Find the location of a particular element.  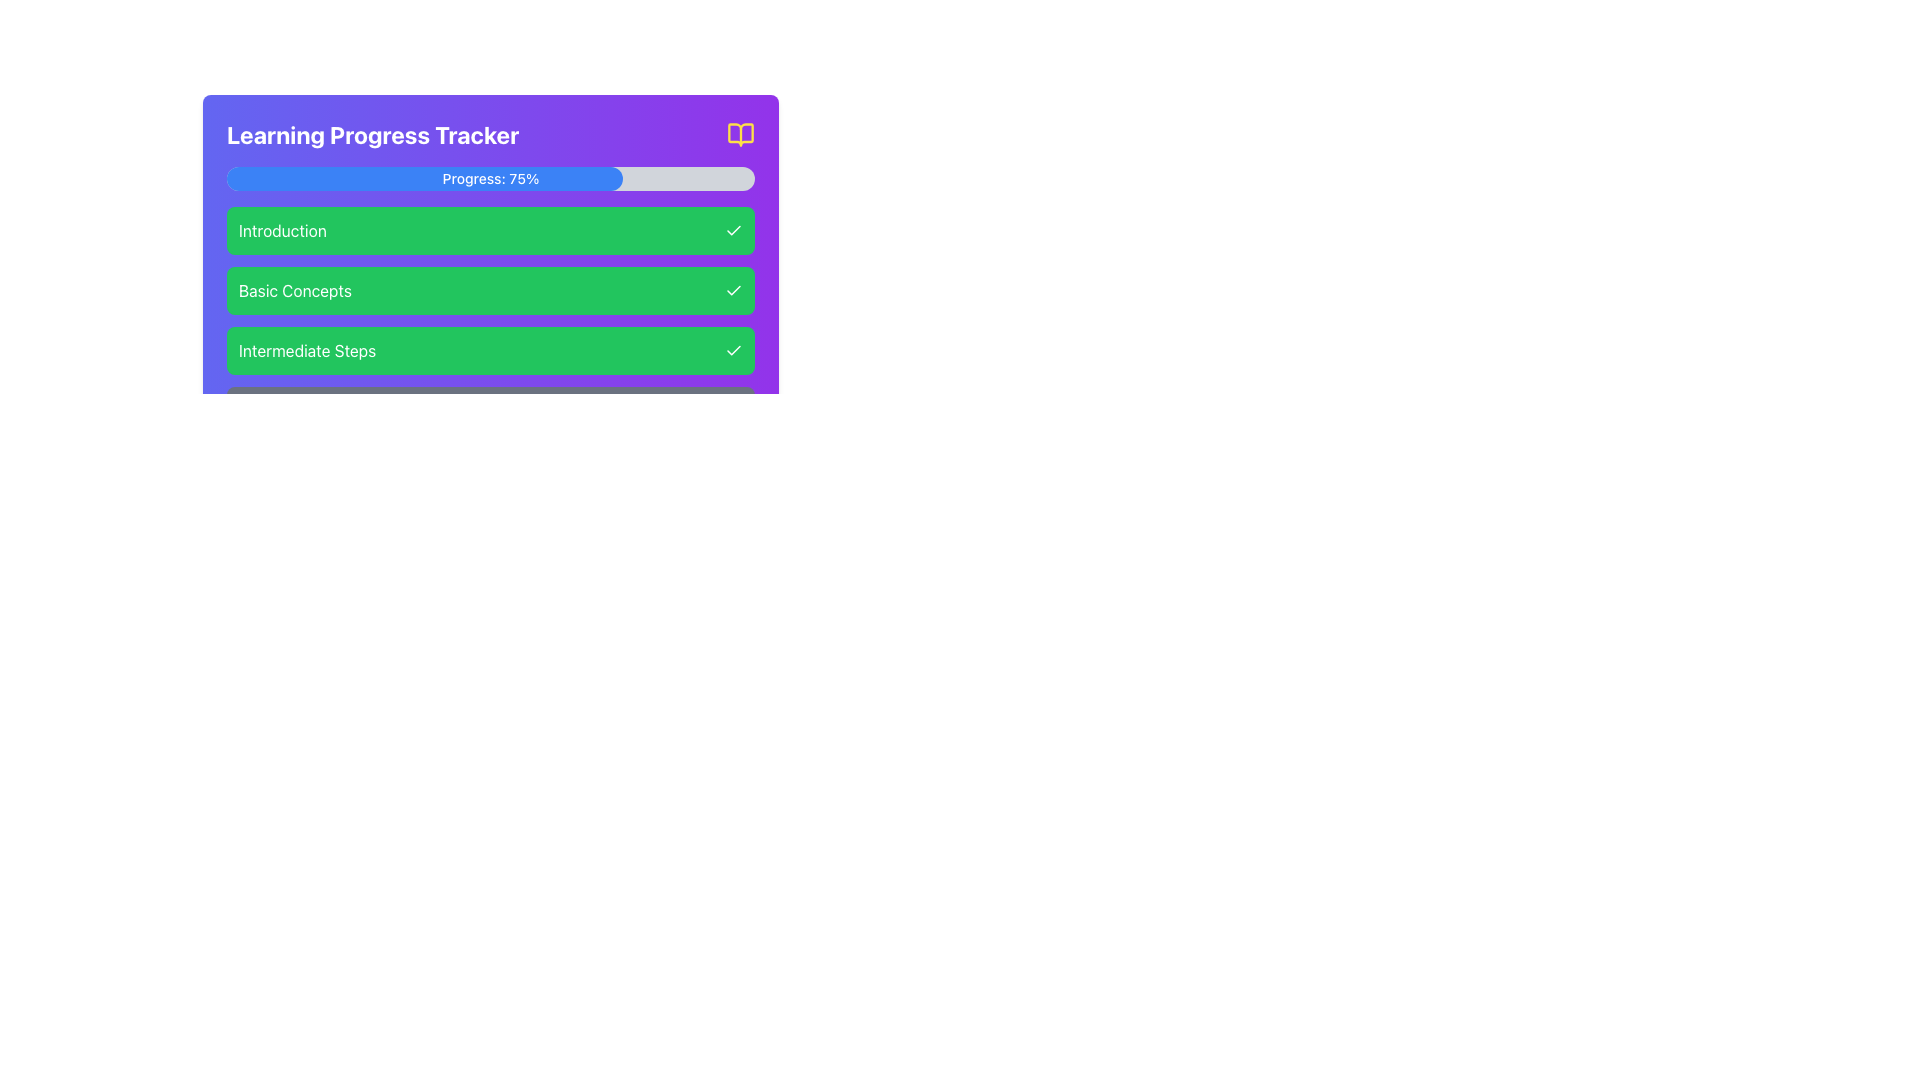

the progress bar indicating 75% completion within the 'Learning Progress Tracker' panel is located at coordinates (490, 177).